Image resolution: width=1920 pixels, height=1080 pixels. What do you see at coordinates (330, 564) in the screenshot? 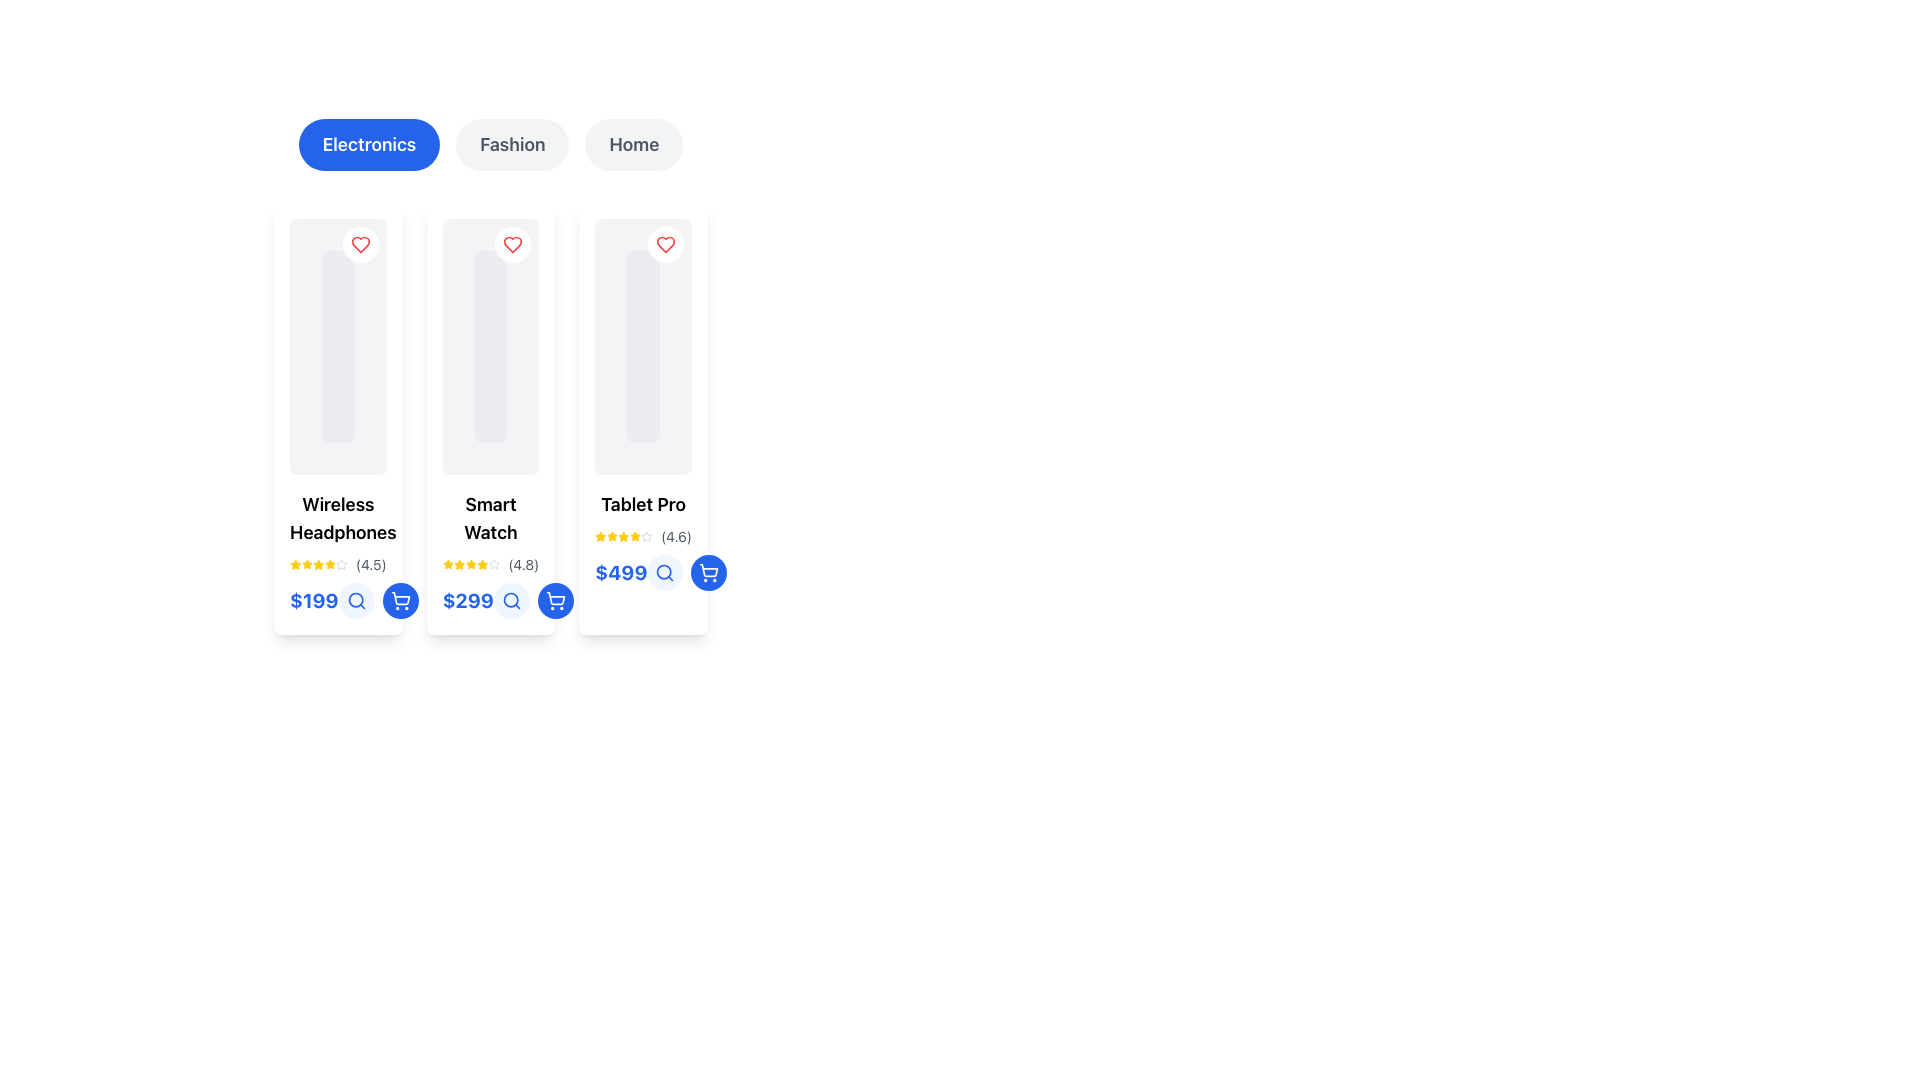
I see `the bright yellow filled star icon representing a single rating star, which is the fifth star in the rating sequence for 'Wireless Headphones'` at bounding box center [330, 564].